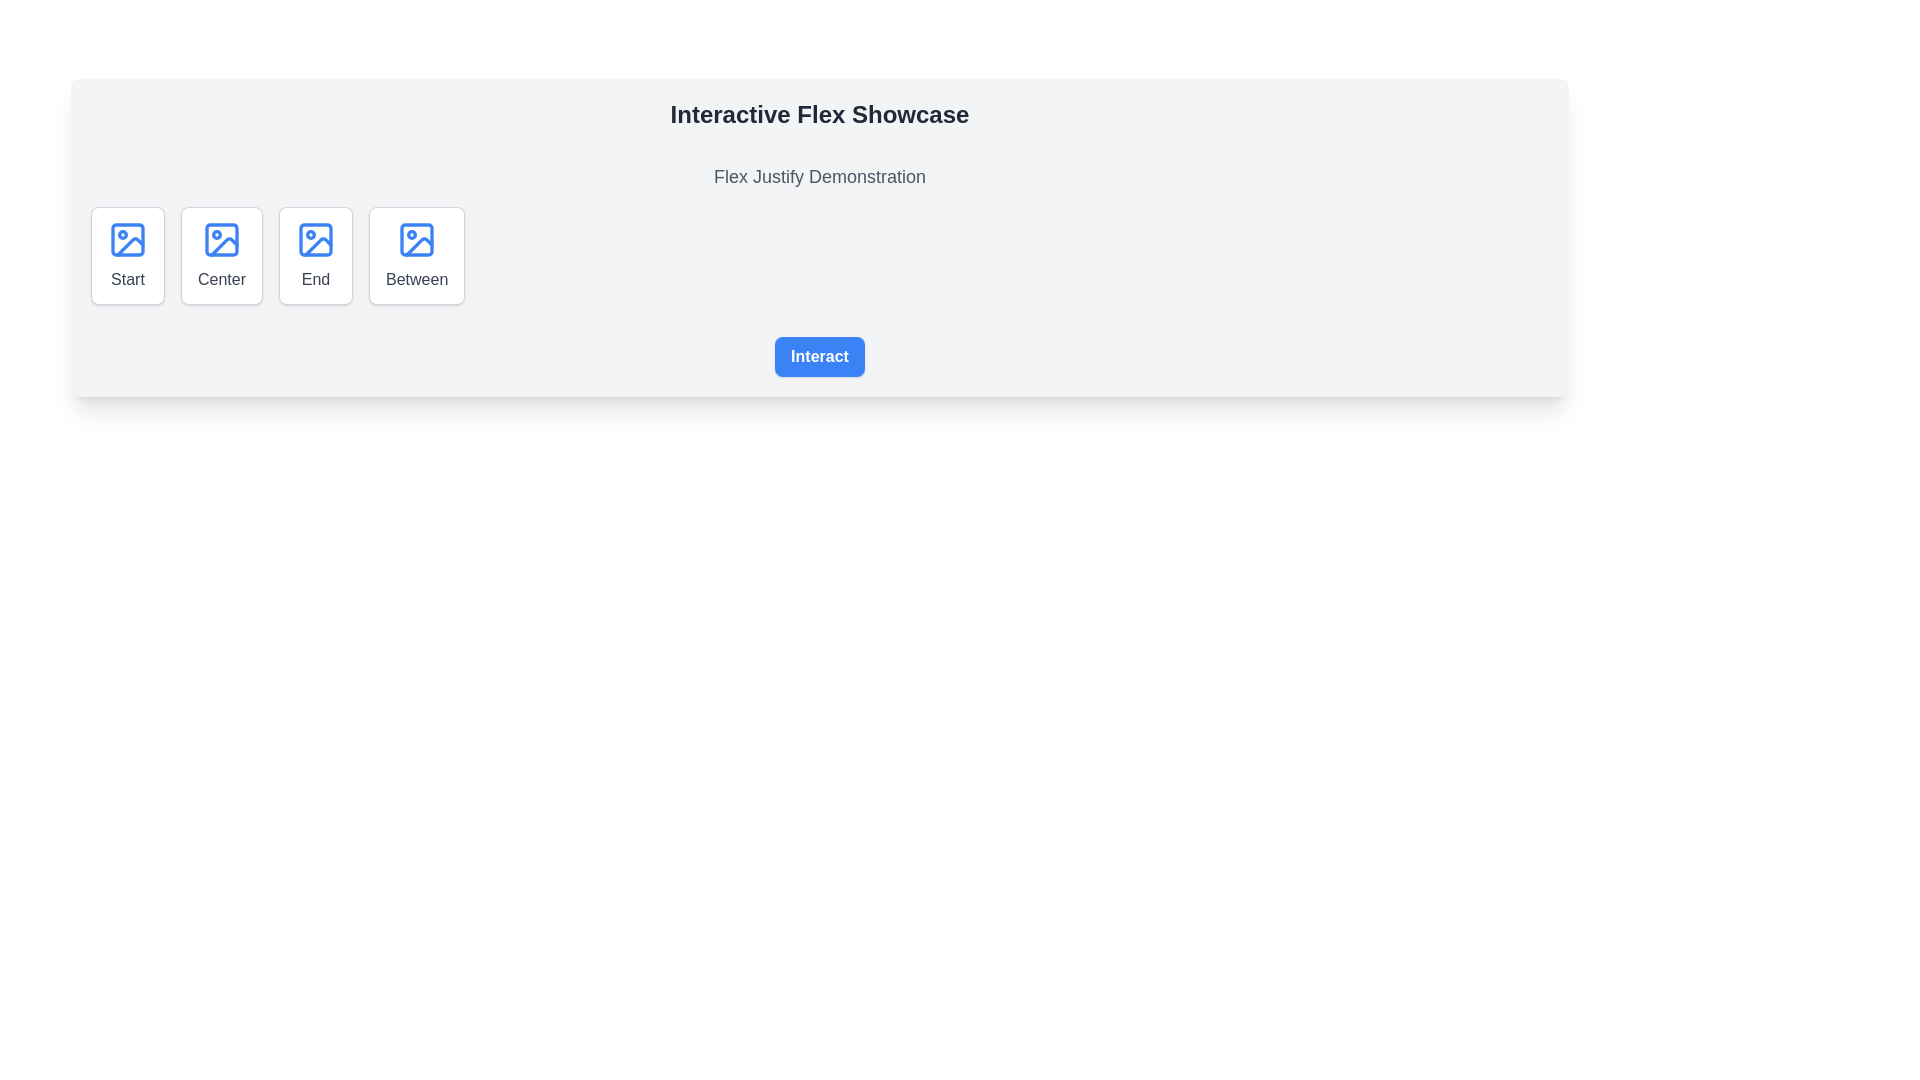 This screenshot has width=1920, height=1080. I want to click on the text label that describes the mode or option as 'Between', located at the bottom of the fourth card from the left, directly underneath a blue square icon, so click(416, 280).